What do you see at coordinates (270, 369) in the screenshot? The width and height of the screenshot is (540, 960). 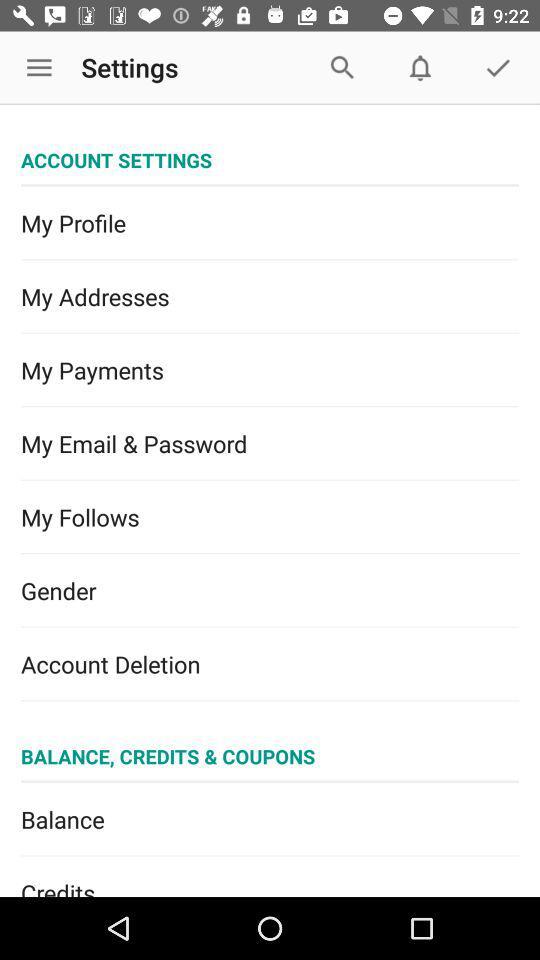 I see `item above my email & password icon` at bounding box center [270, 369].